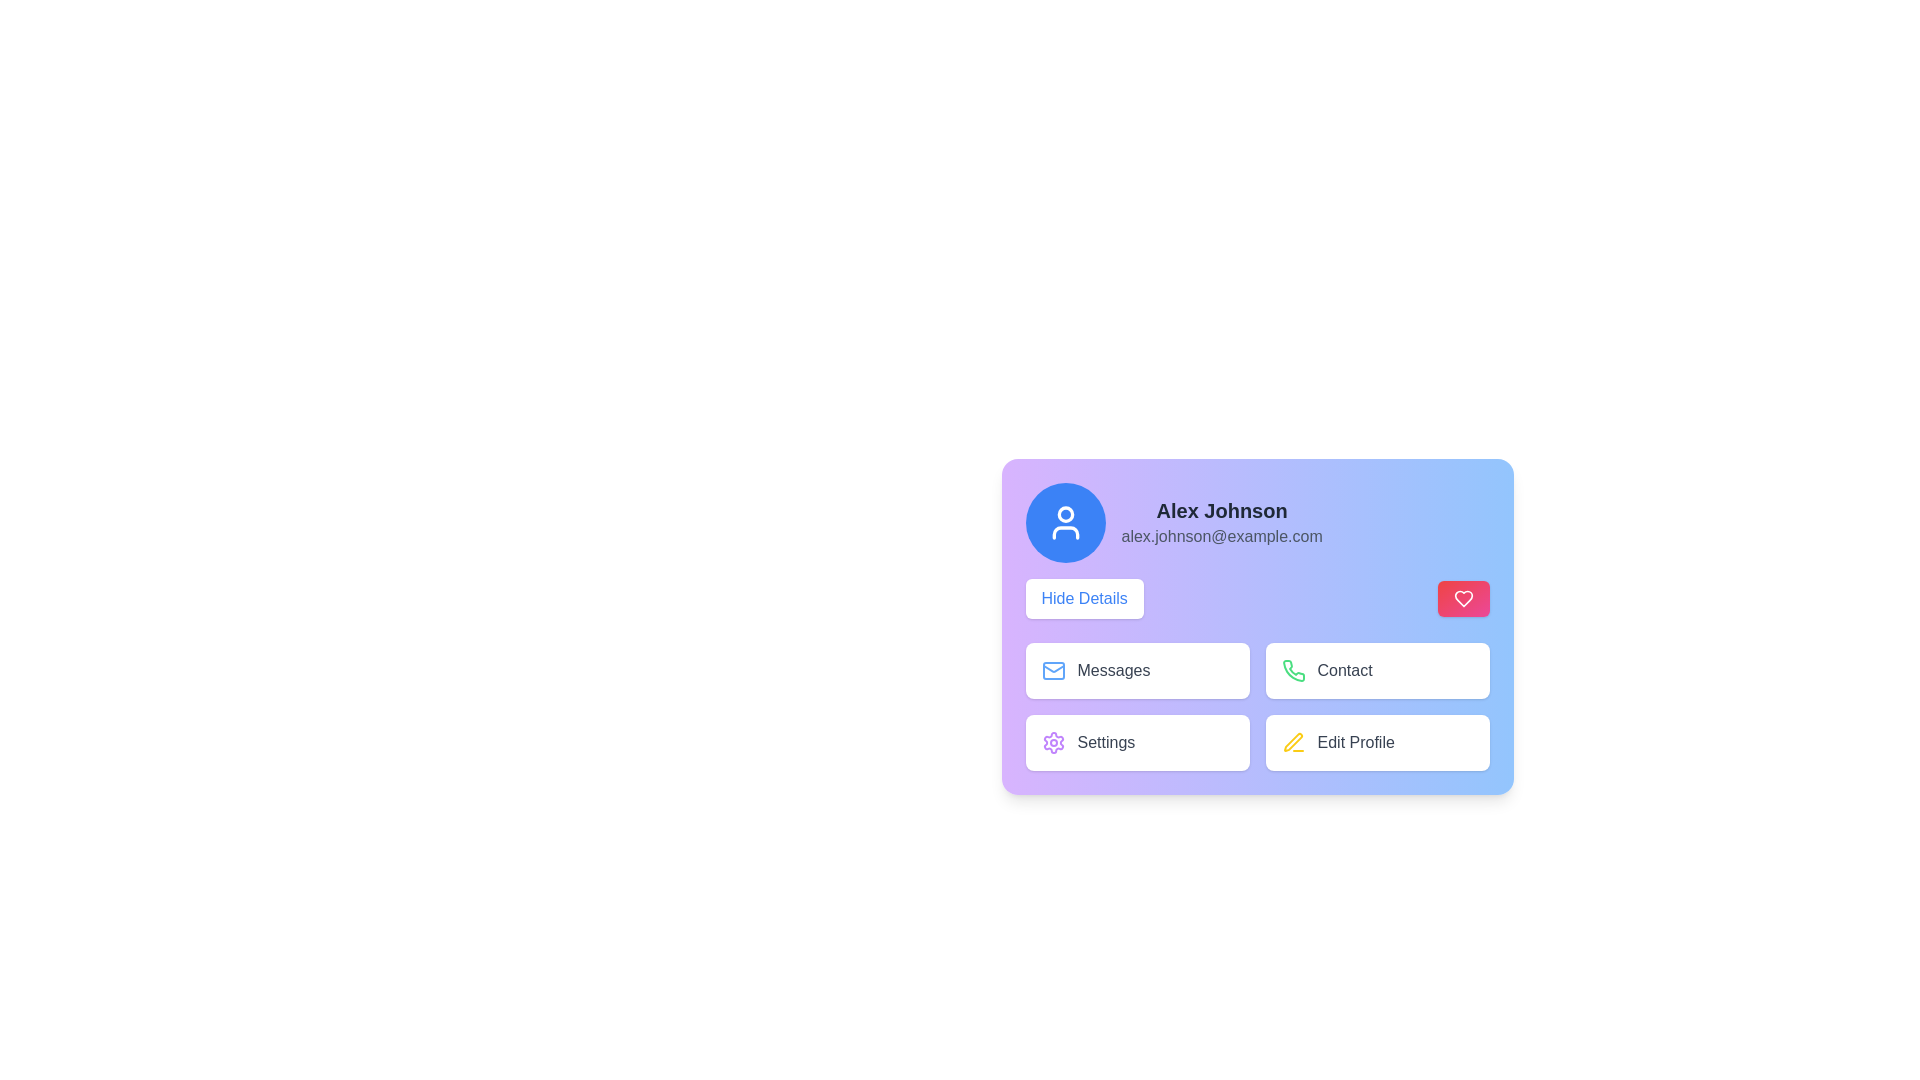 Image resolution: width=1920 pixels, height=1080 pixels. I want to click on the 'Contact' text label, which is gray and located to the right of a phone icon, so click(1345, 671).